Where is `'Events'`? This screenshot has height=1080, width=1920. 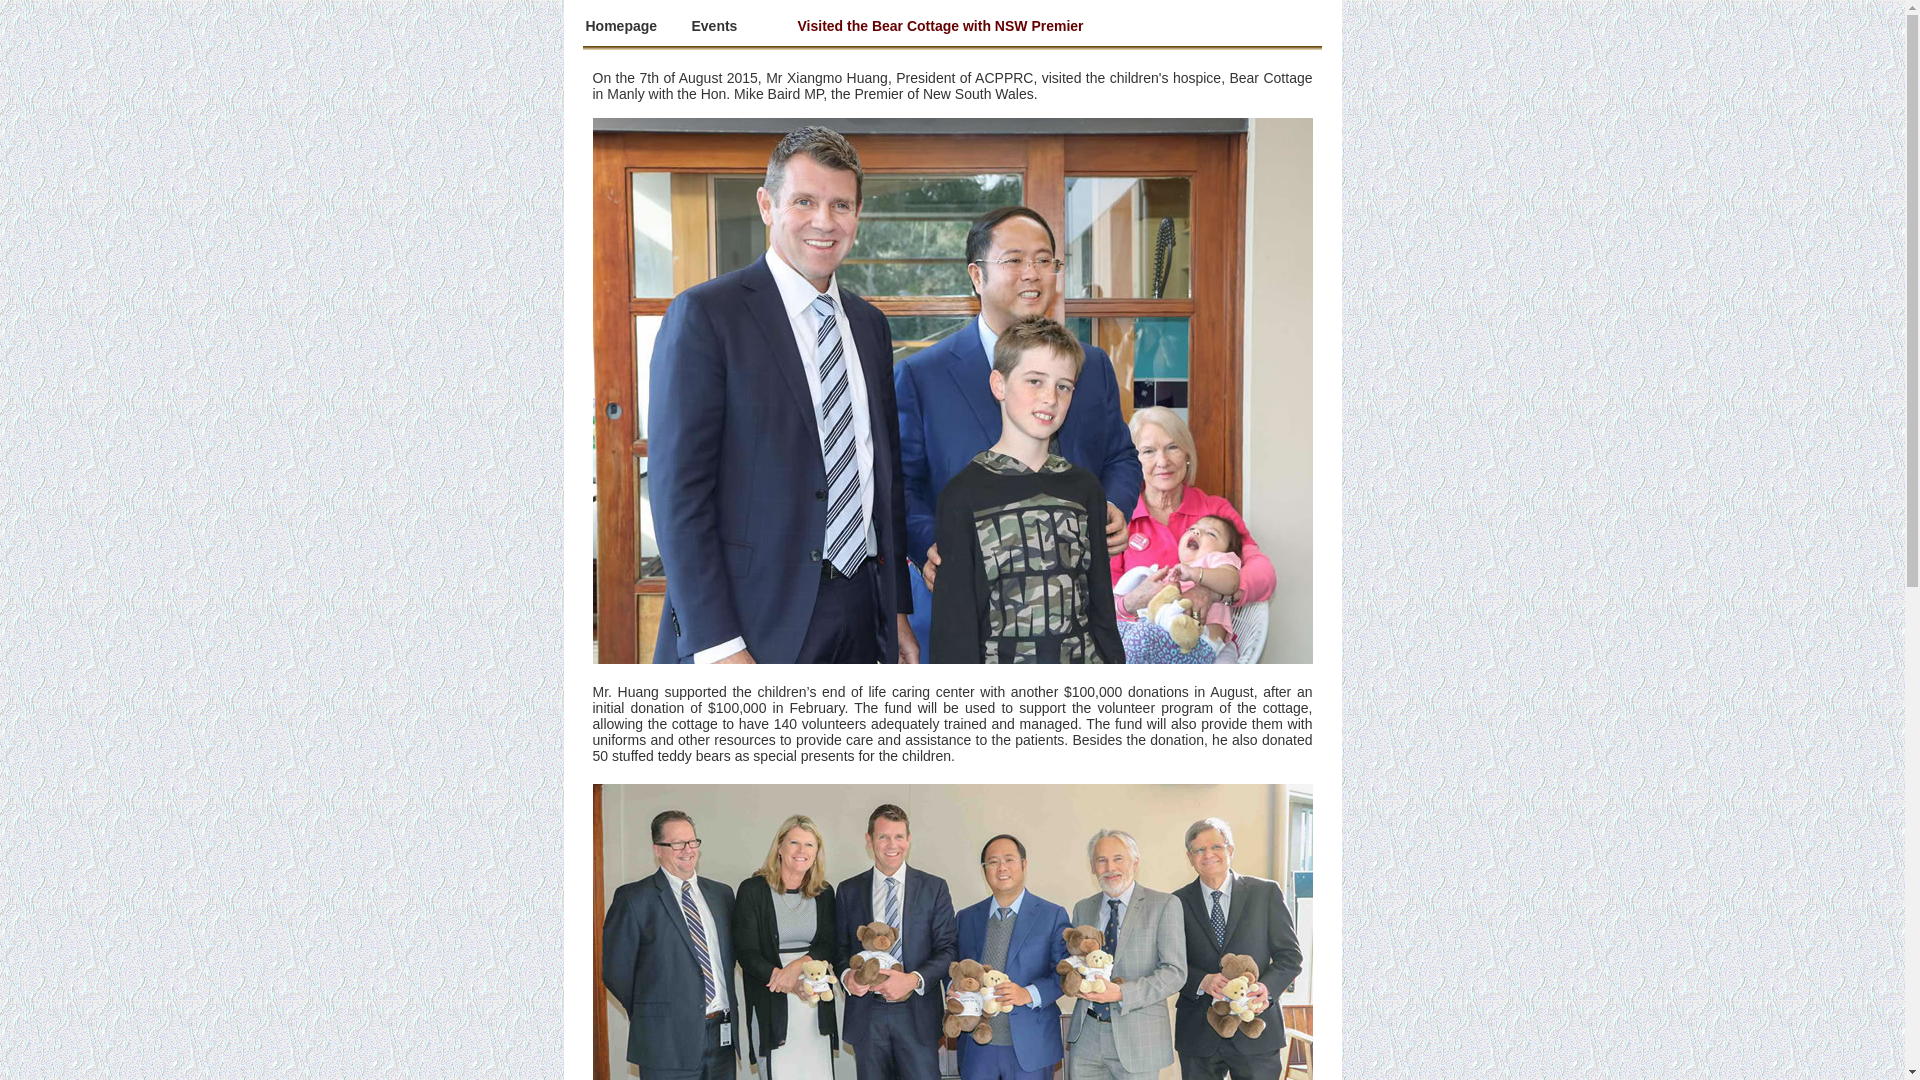 'Events' is located at coordinates (715, 26).